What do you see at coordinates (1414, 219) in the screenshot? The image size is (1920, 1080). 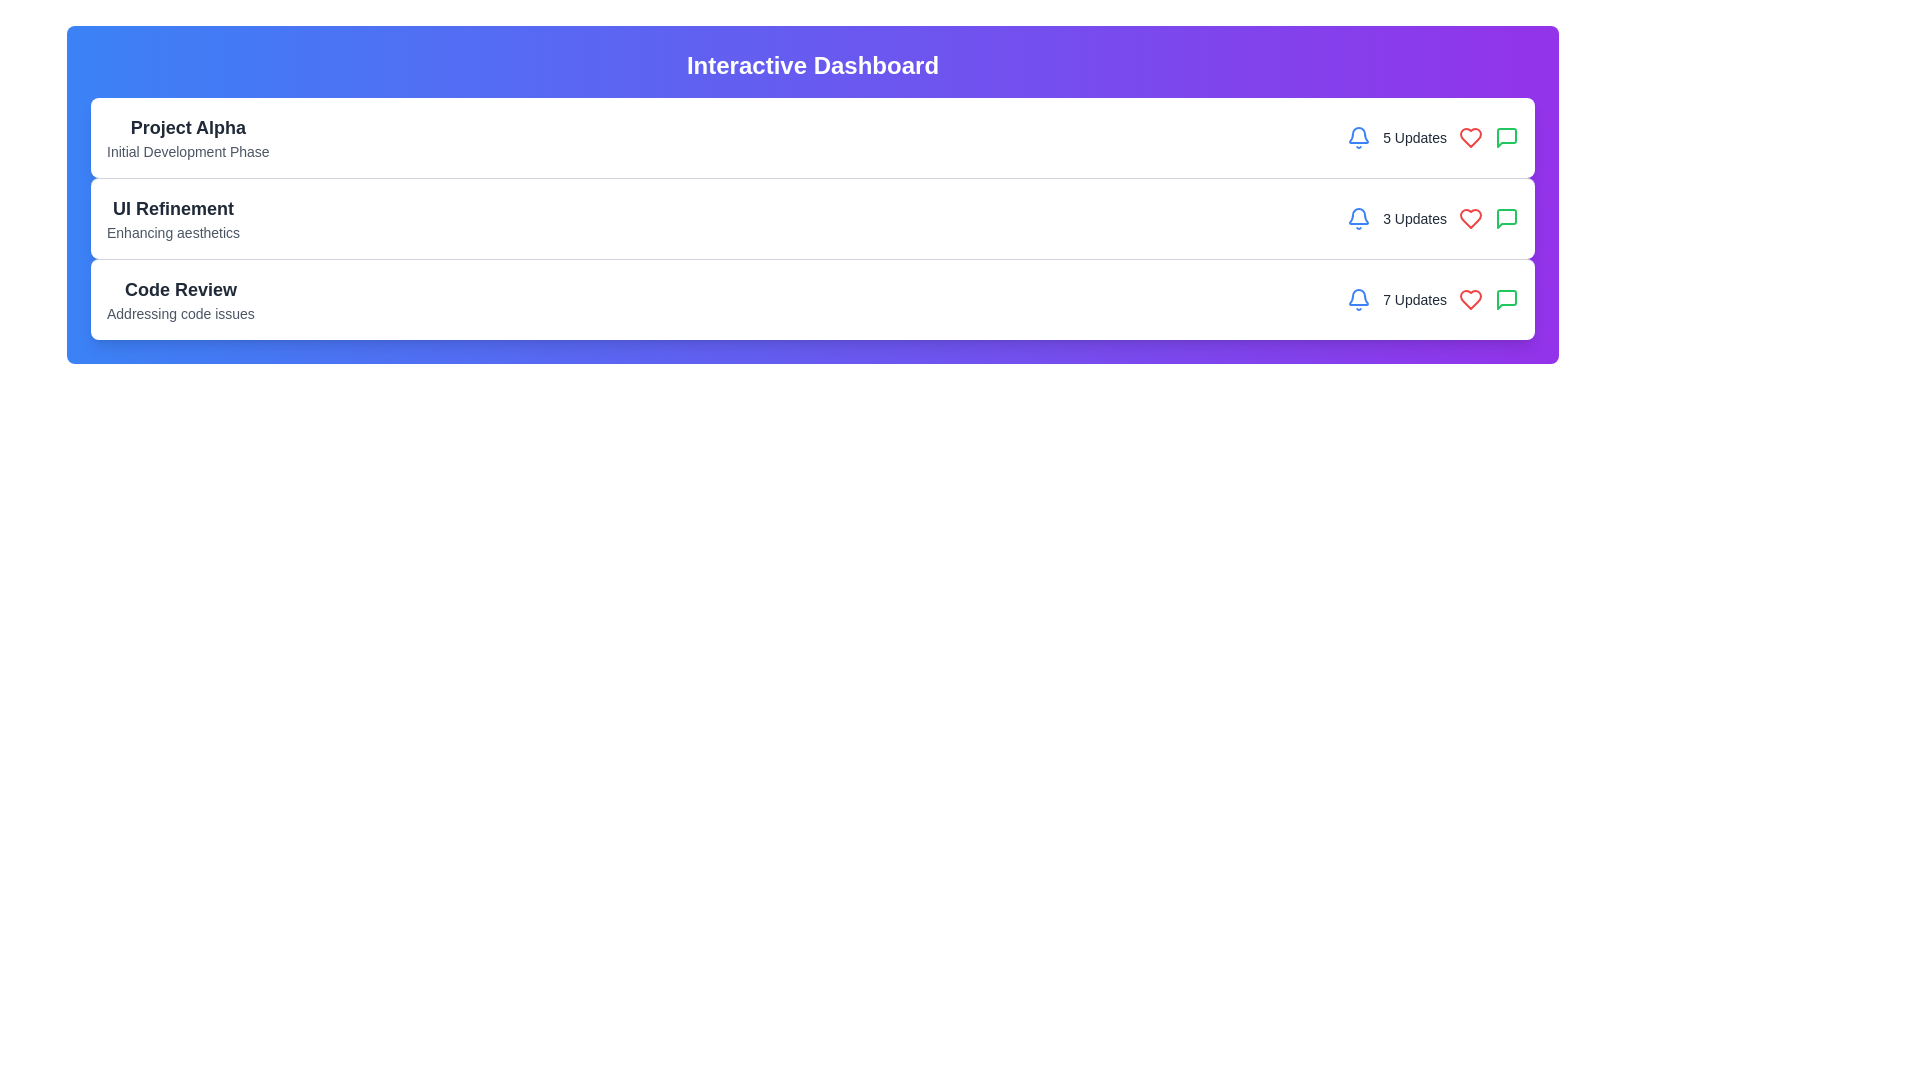 I see `the '3 Updates' text label, which is styled with a small gray font and positioned to the right of a blue notification icon` at bounding box center [1414, 219].